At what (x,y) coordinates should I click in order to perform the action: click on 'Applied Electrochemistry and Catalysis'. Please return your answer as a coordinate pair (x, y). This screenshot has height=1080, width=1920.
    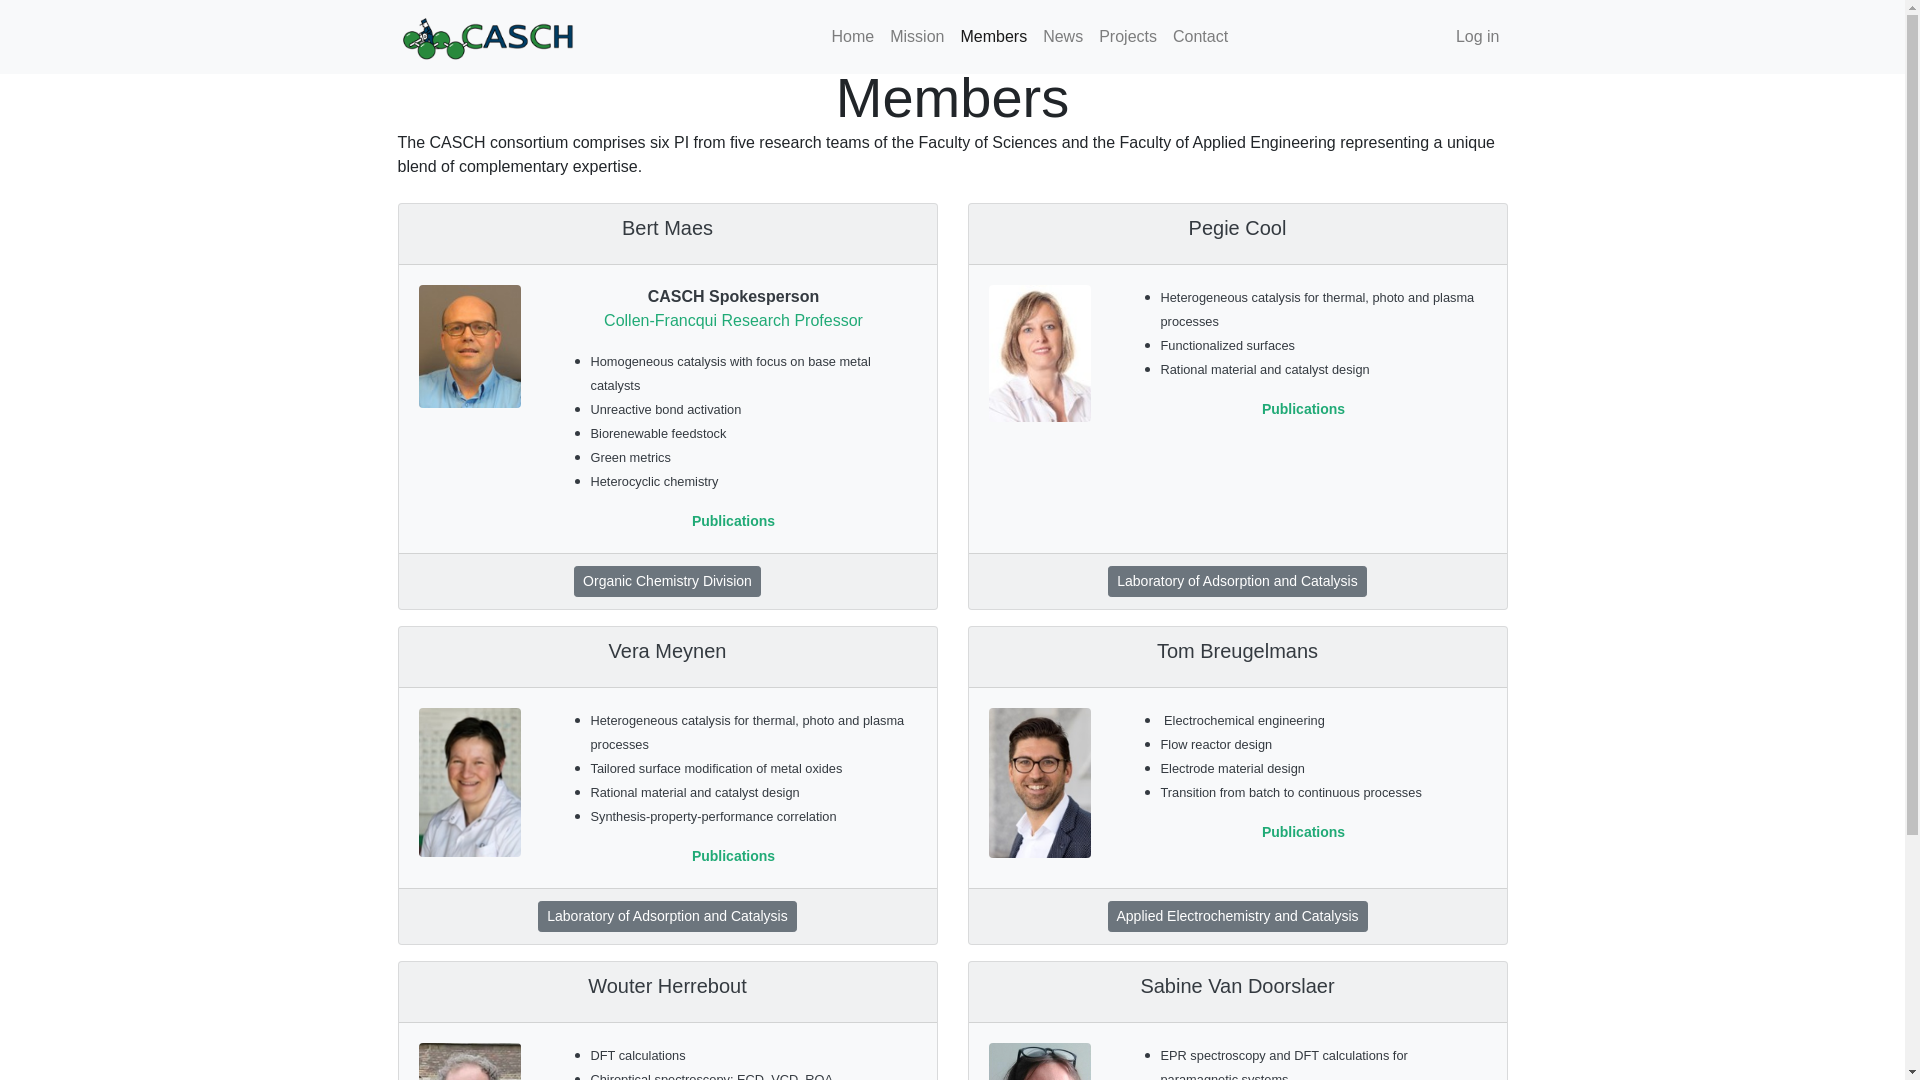
    Looking at the image, I should click on (1237, 916).